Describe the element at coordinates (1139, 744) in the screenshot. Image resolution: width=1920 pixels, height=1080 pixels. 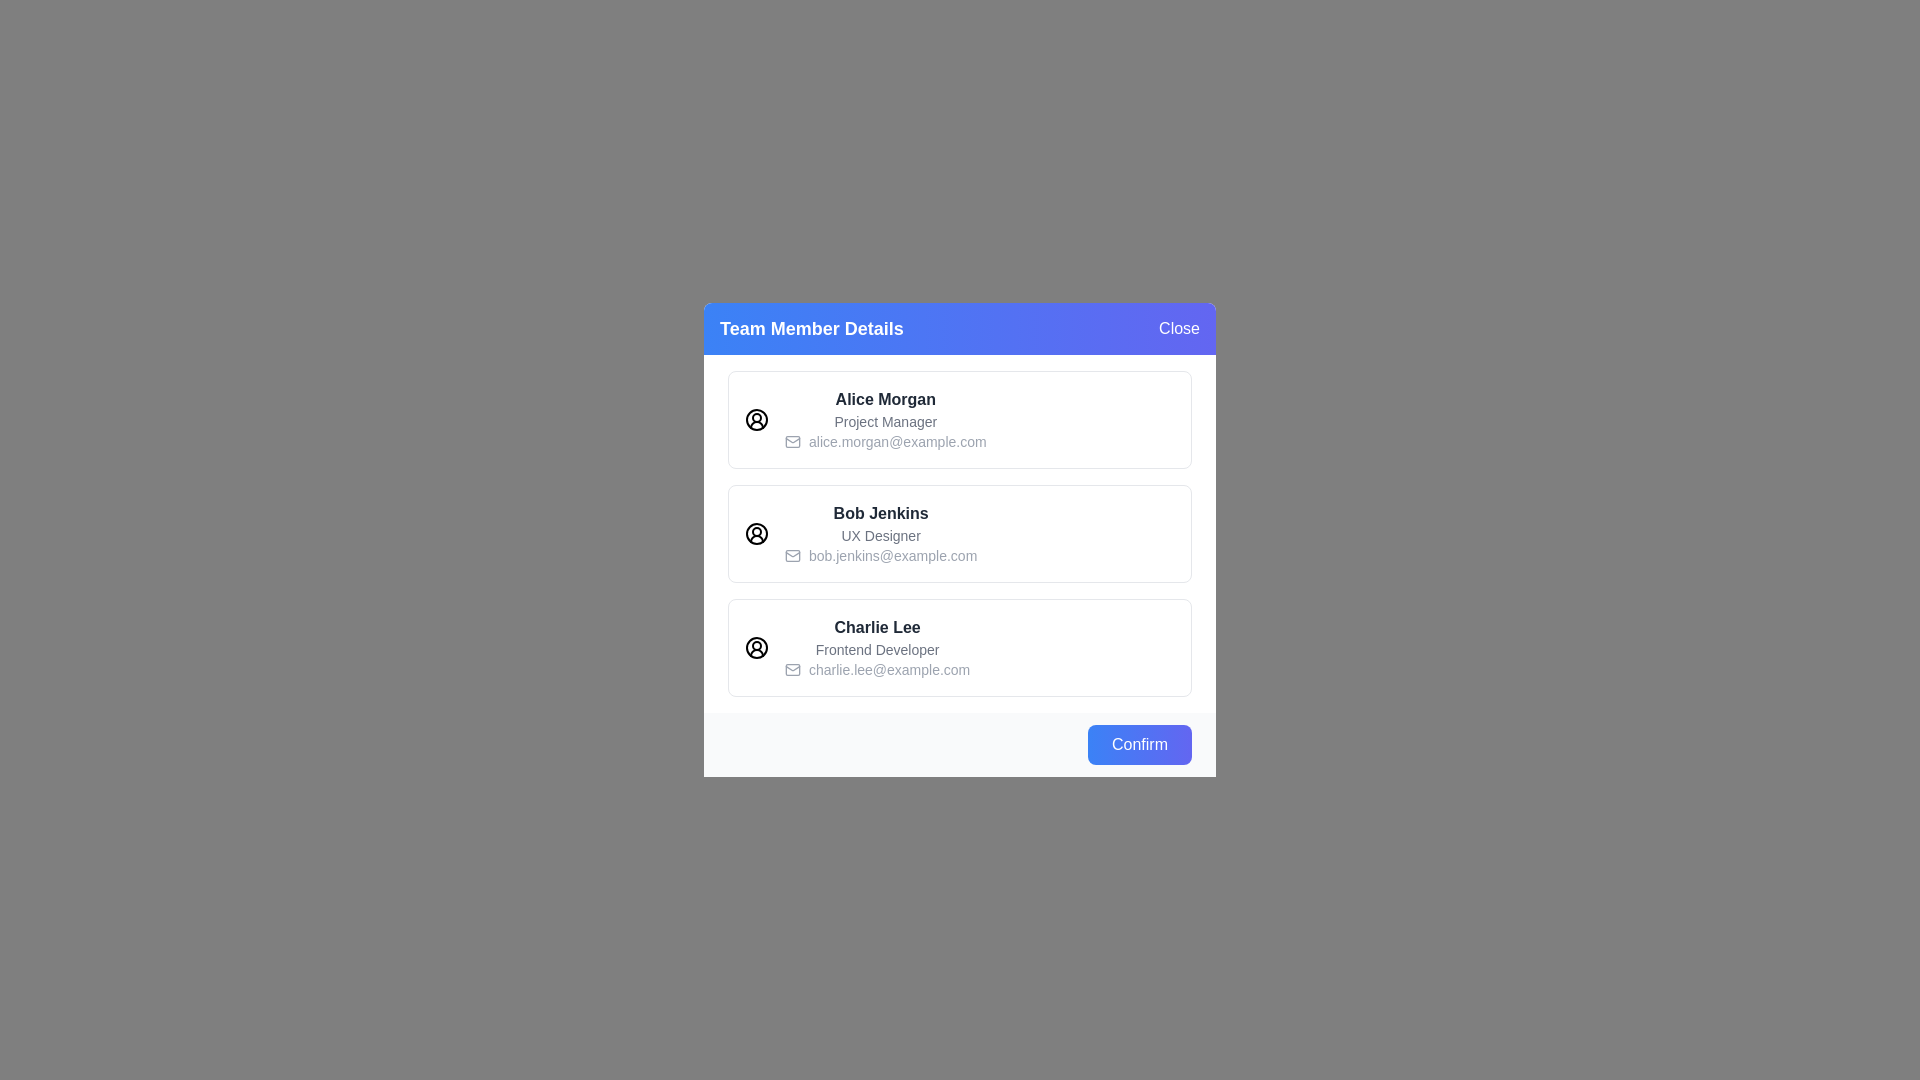
I see `the confirm button located at the bottom-right corner of the modal dialog` at that location.